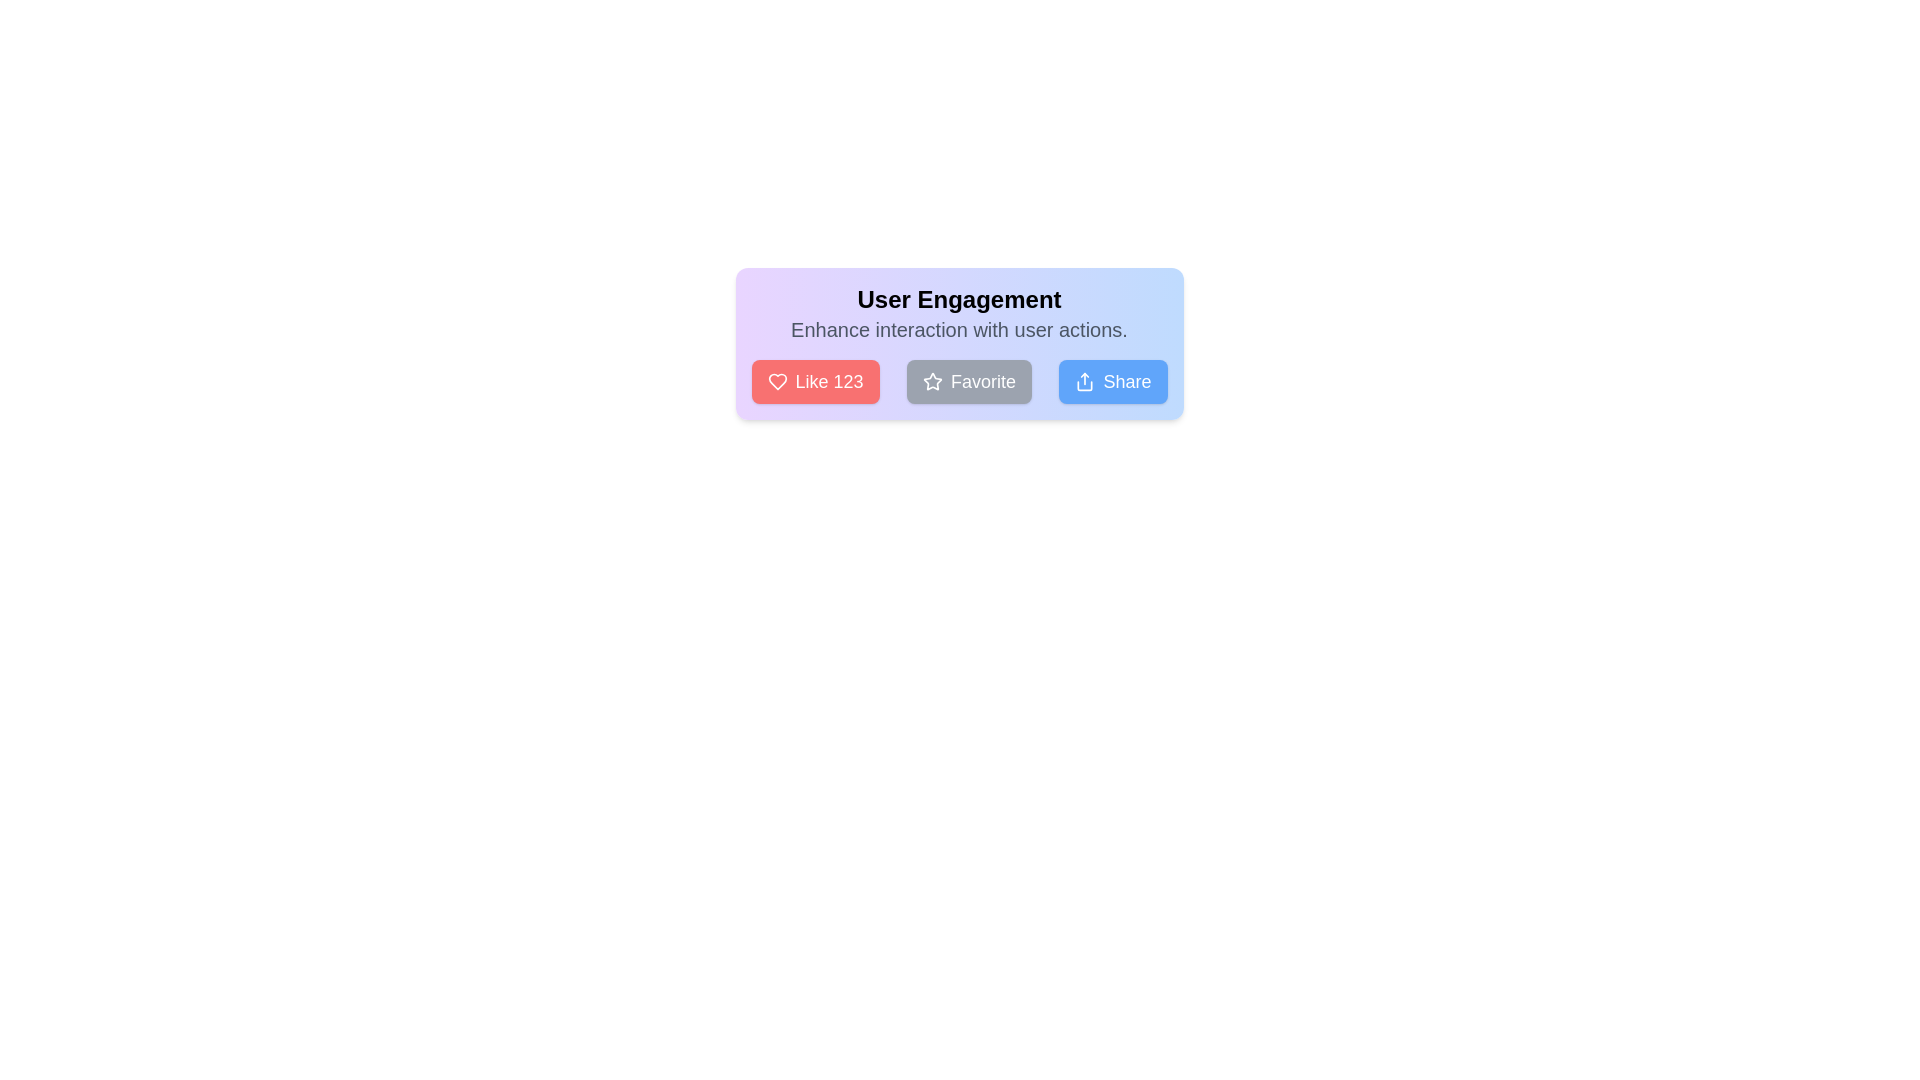 The width and height of the screenshot is (1920, 1080). Describe the element at coordinates (815, 381) in the screenshot. I see `the red 'Like 123' button with a heart icon` at that location.